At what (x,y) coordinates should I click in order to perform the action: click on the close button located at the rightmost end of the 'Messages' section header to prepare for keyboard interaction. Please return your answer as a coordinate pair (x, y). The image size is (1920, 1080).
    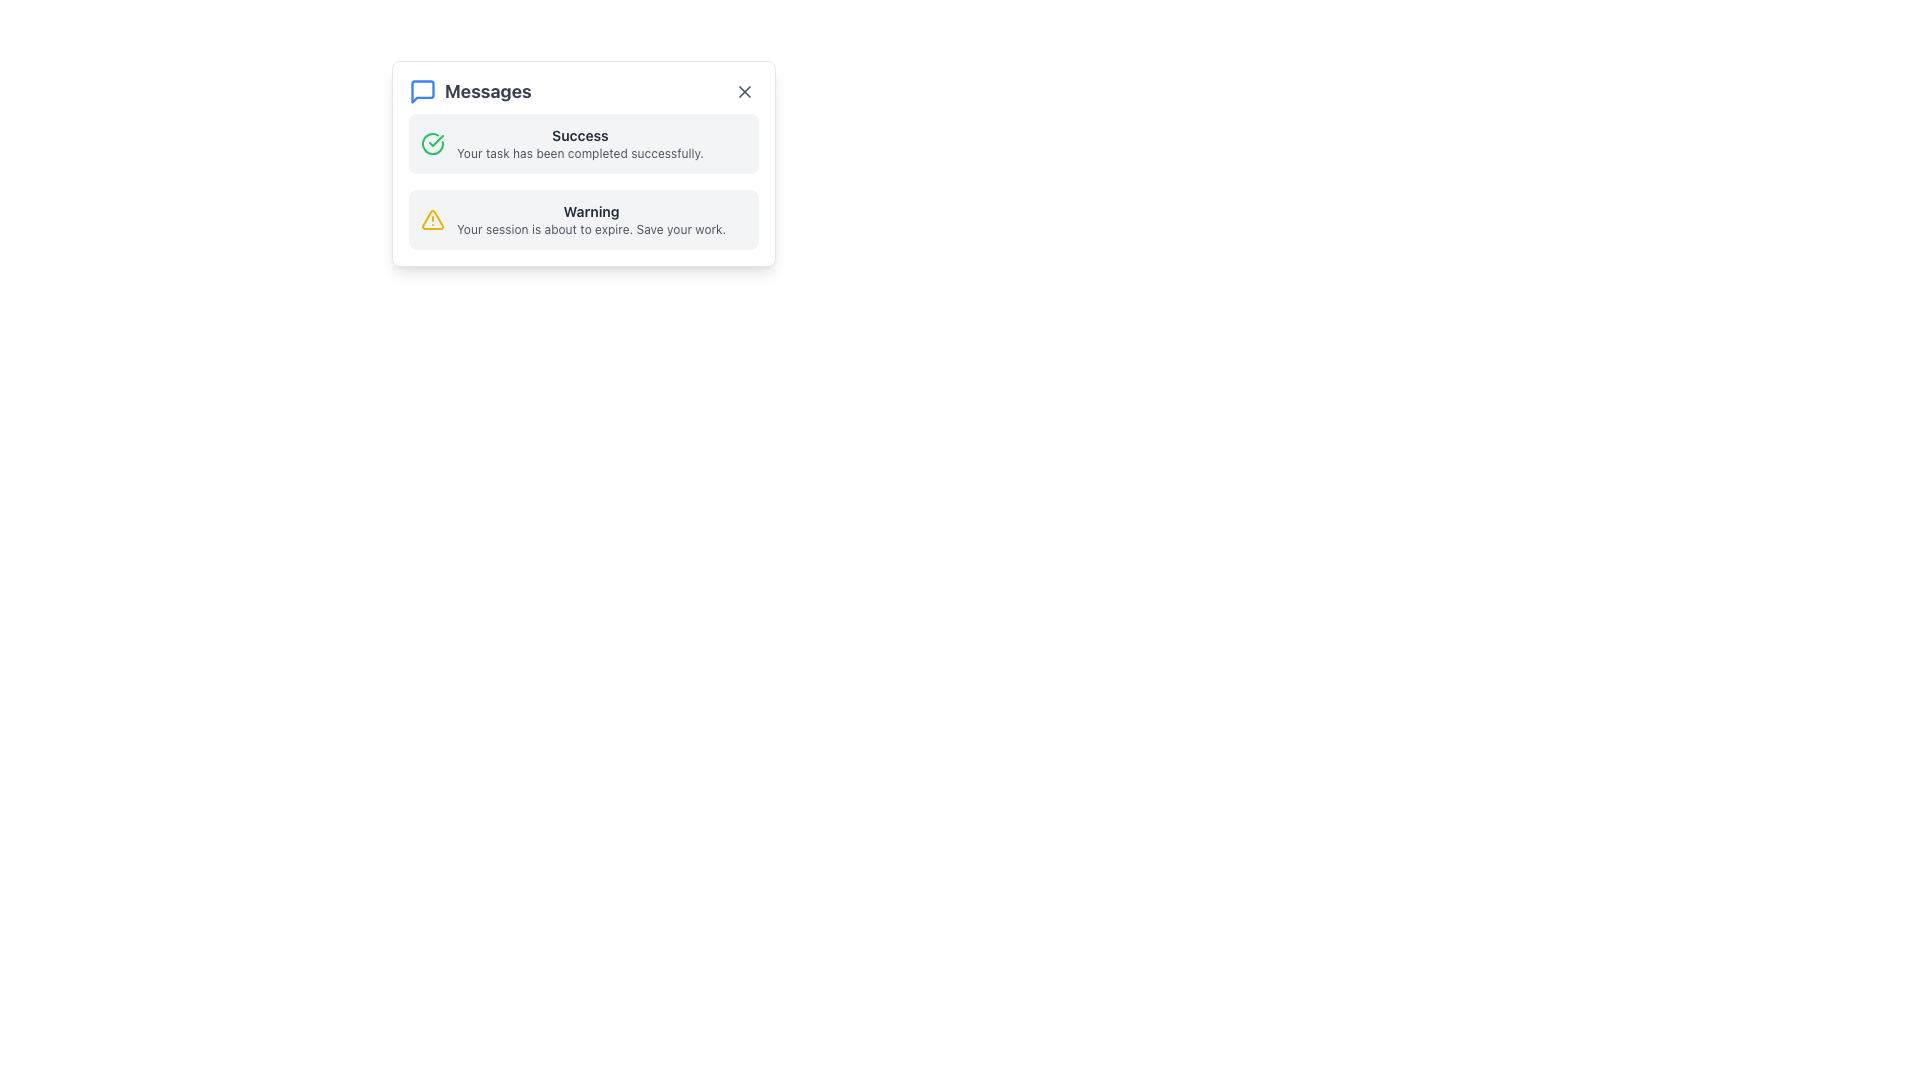
    Looking at the image, I should click on (743, 92).